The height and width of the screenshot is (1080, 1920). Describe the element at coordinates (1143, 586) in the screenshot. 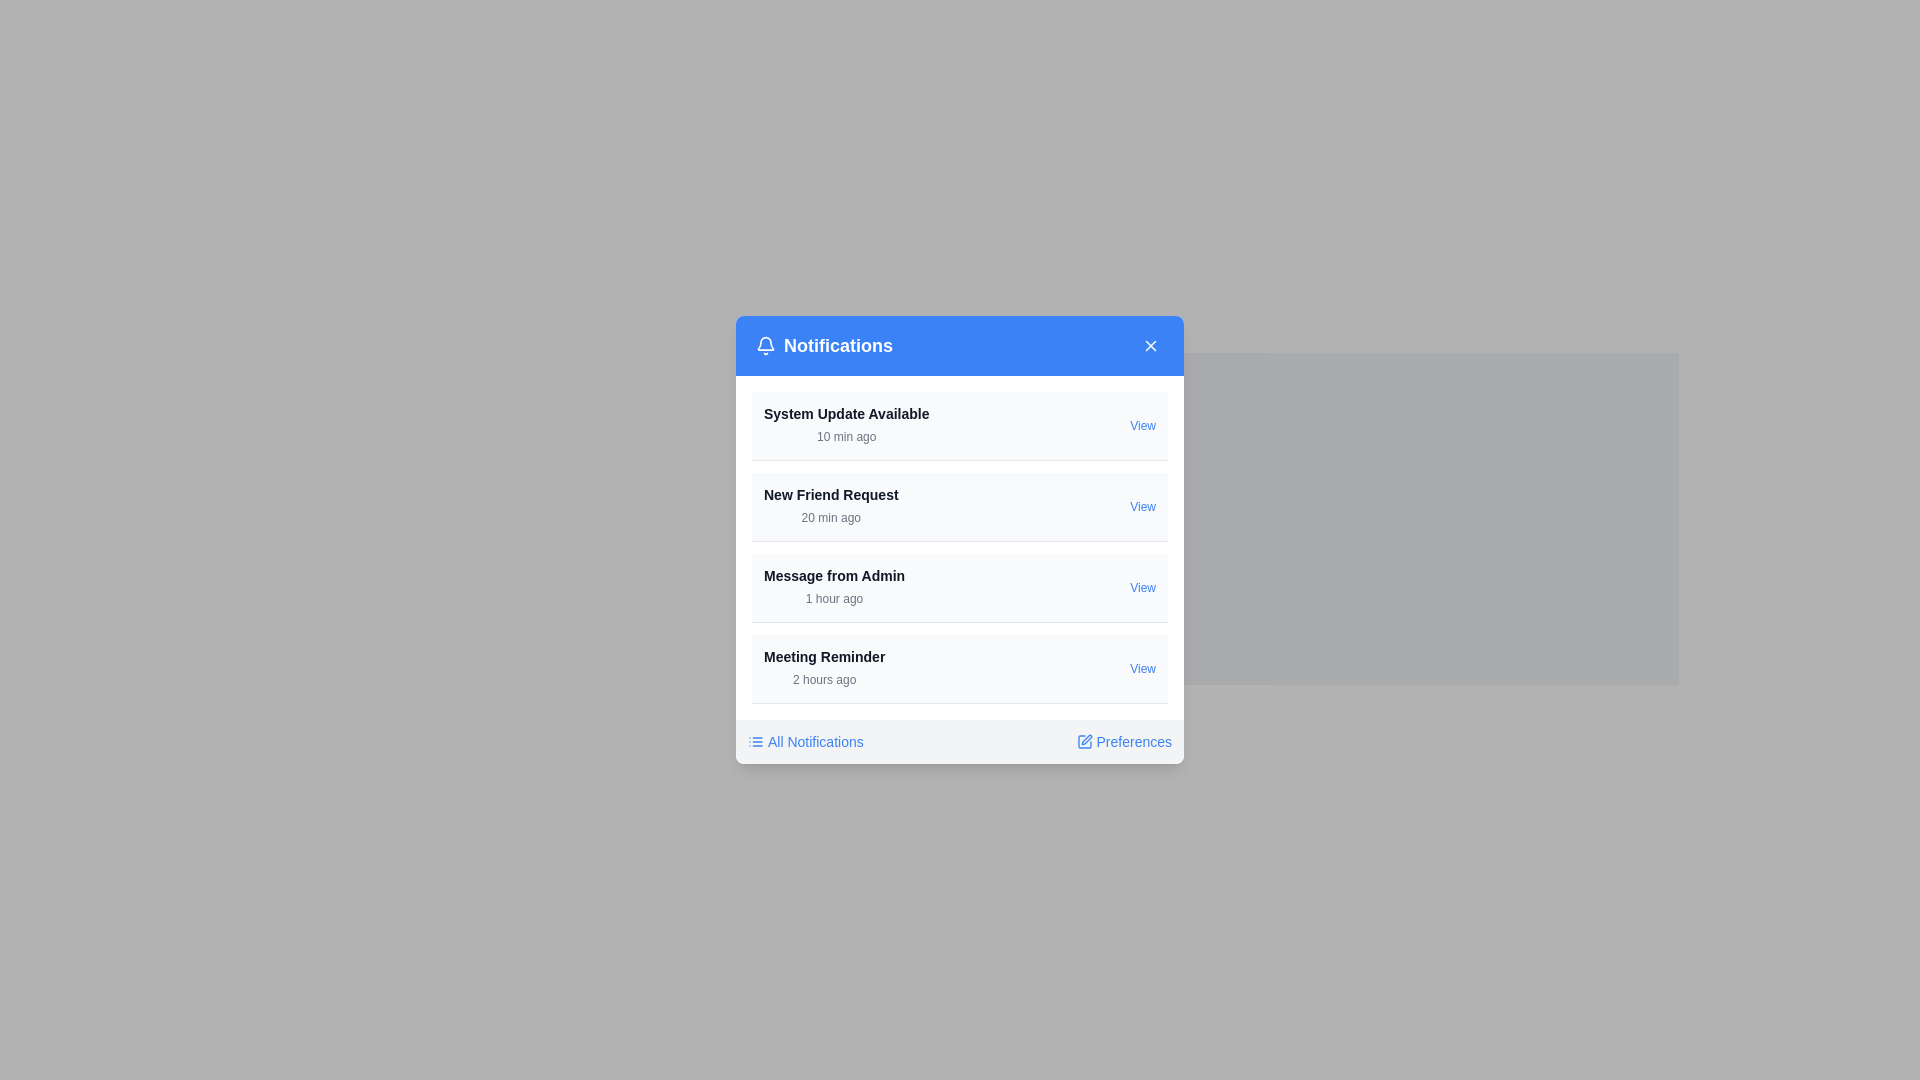

I see `the hyperlinked text located on the right side of the row containing the message 'Message from Admin'` at that location.